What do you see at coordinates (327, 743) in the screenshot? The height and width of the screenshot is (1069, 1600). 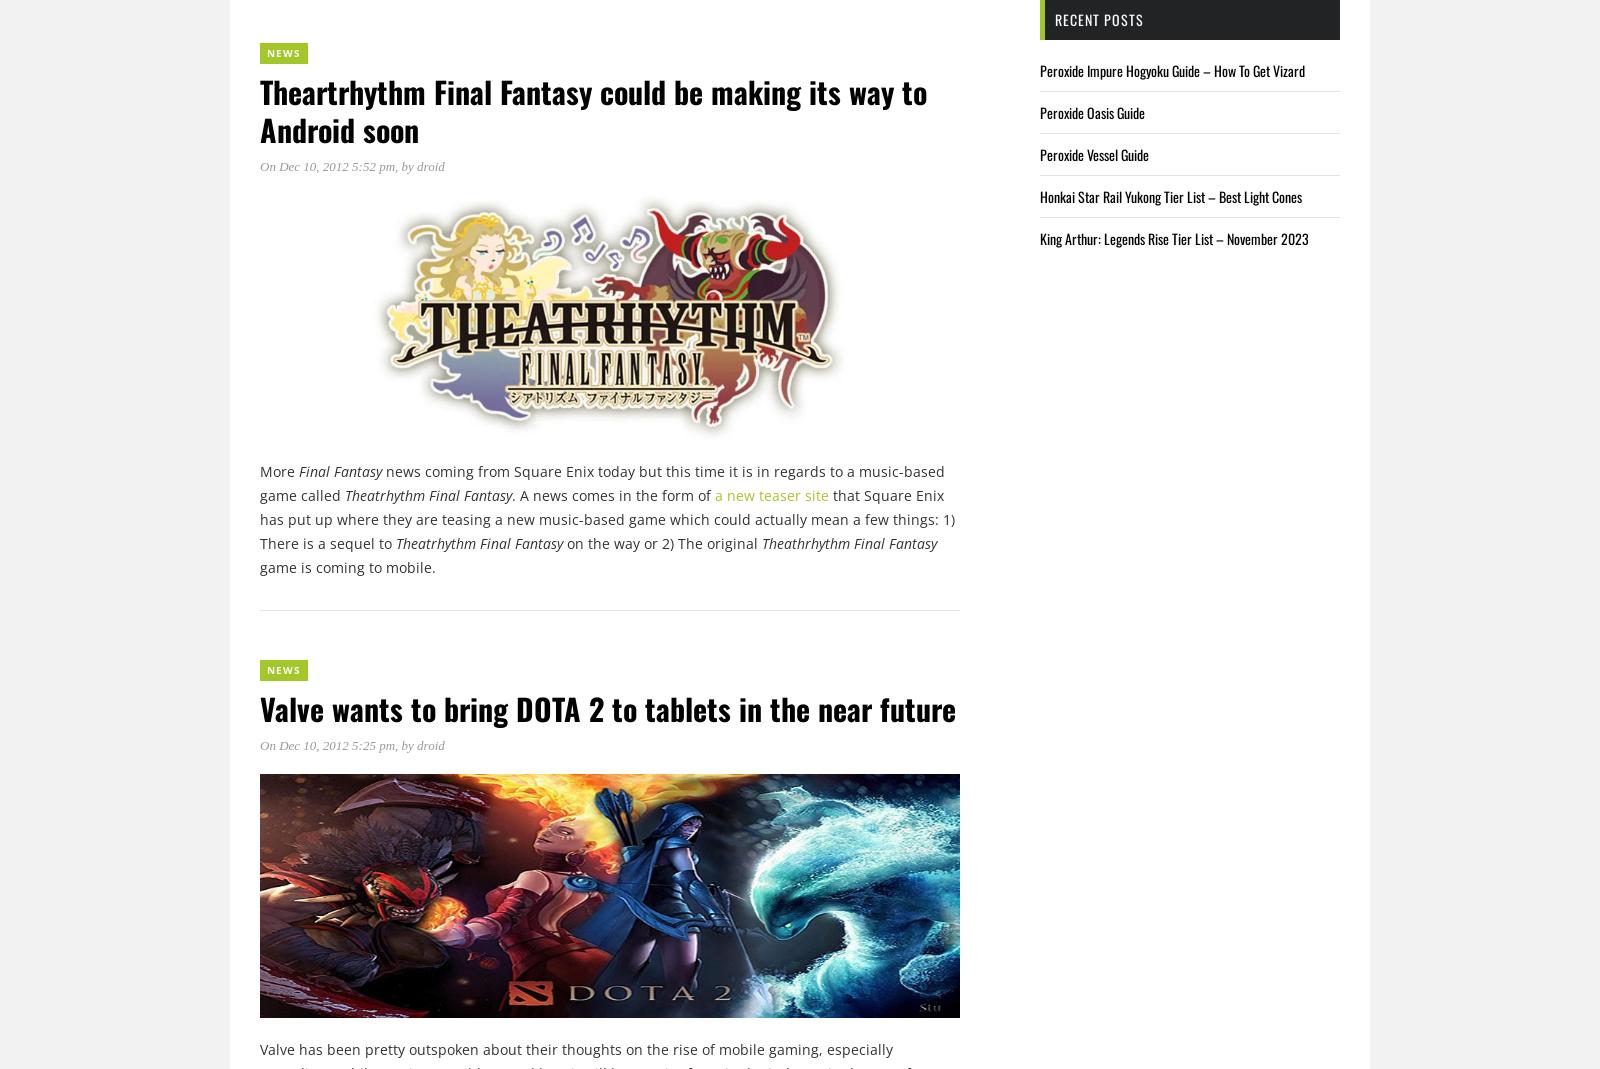 I see `'On Dec 10, 2012 5:25 pm'` at bounding box center [327, 743].